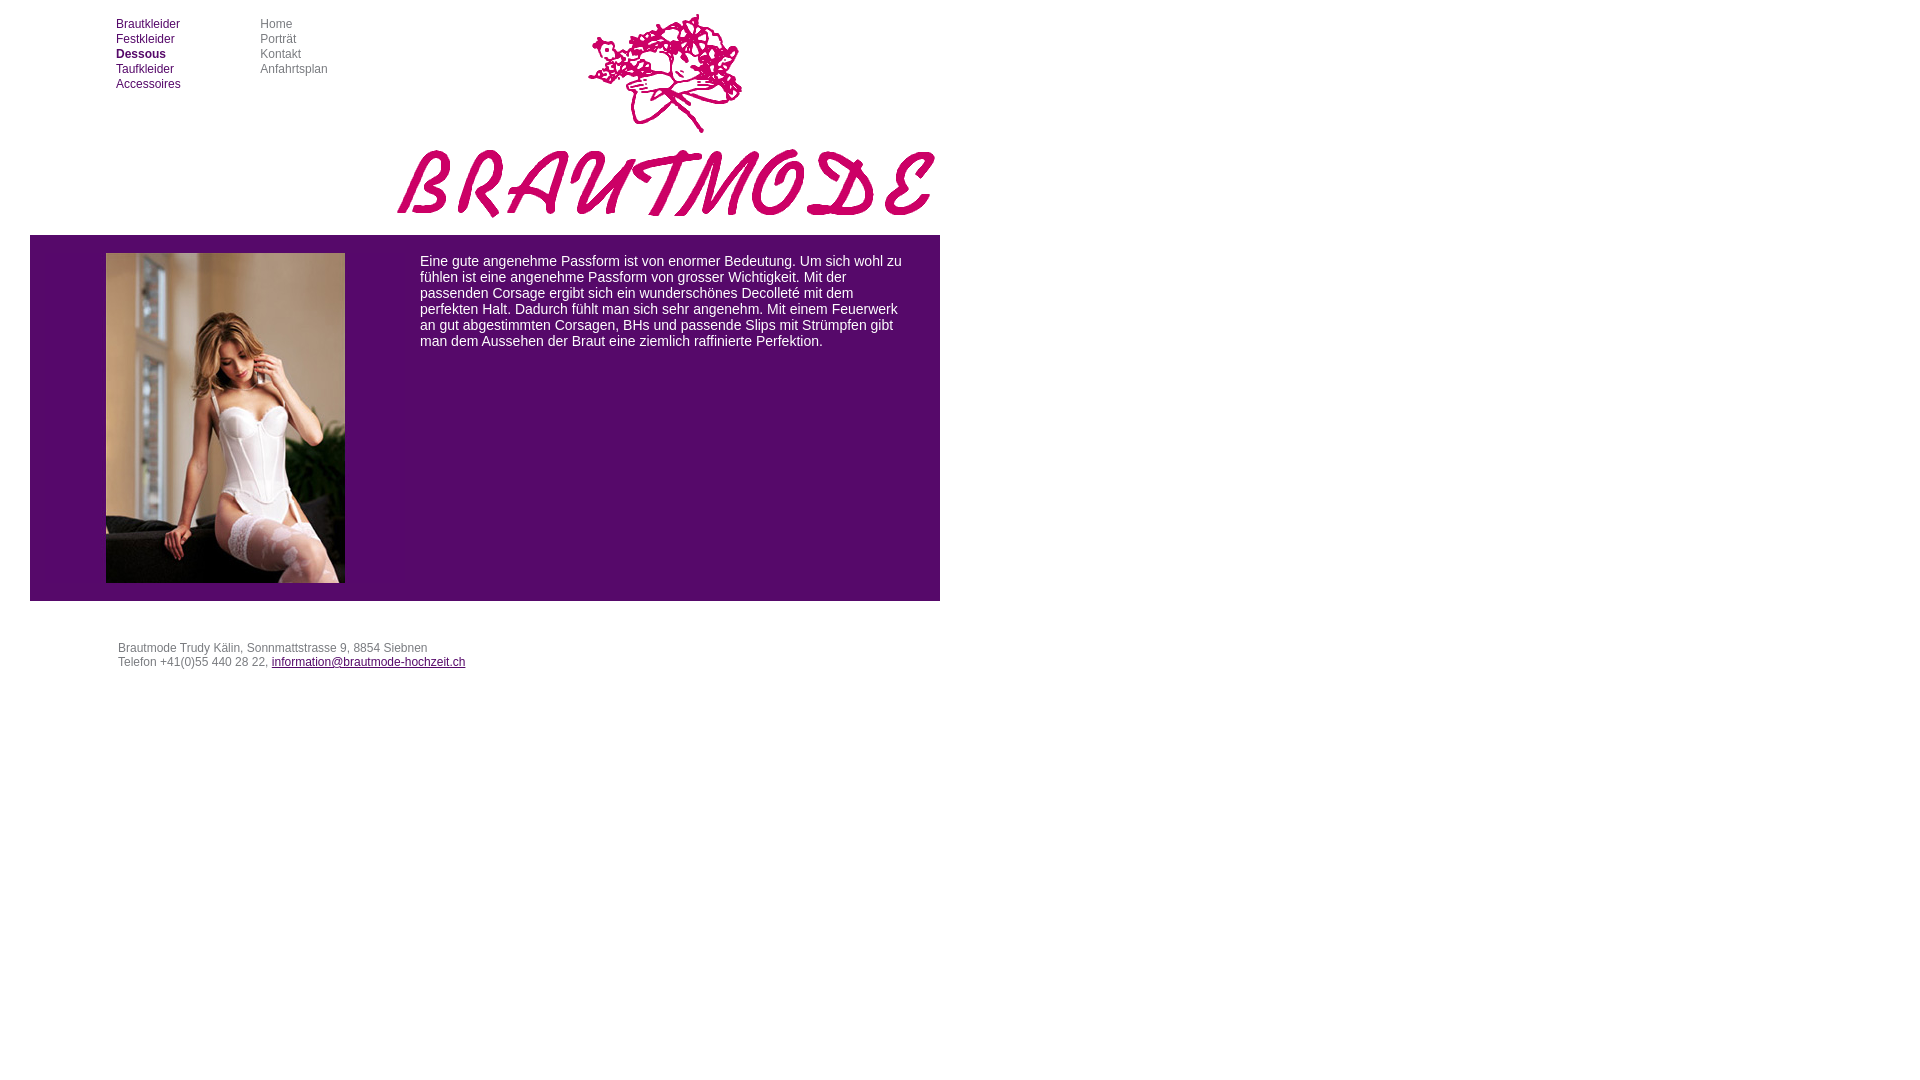 This screenshot has height=1080, width=1920. I want to click on 'Anfahrtsplan', so click(258, 68).